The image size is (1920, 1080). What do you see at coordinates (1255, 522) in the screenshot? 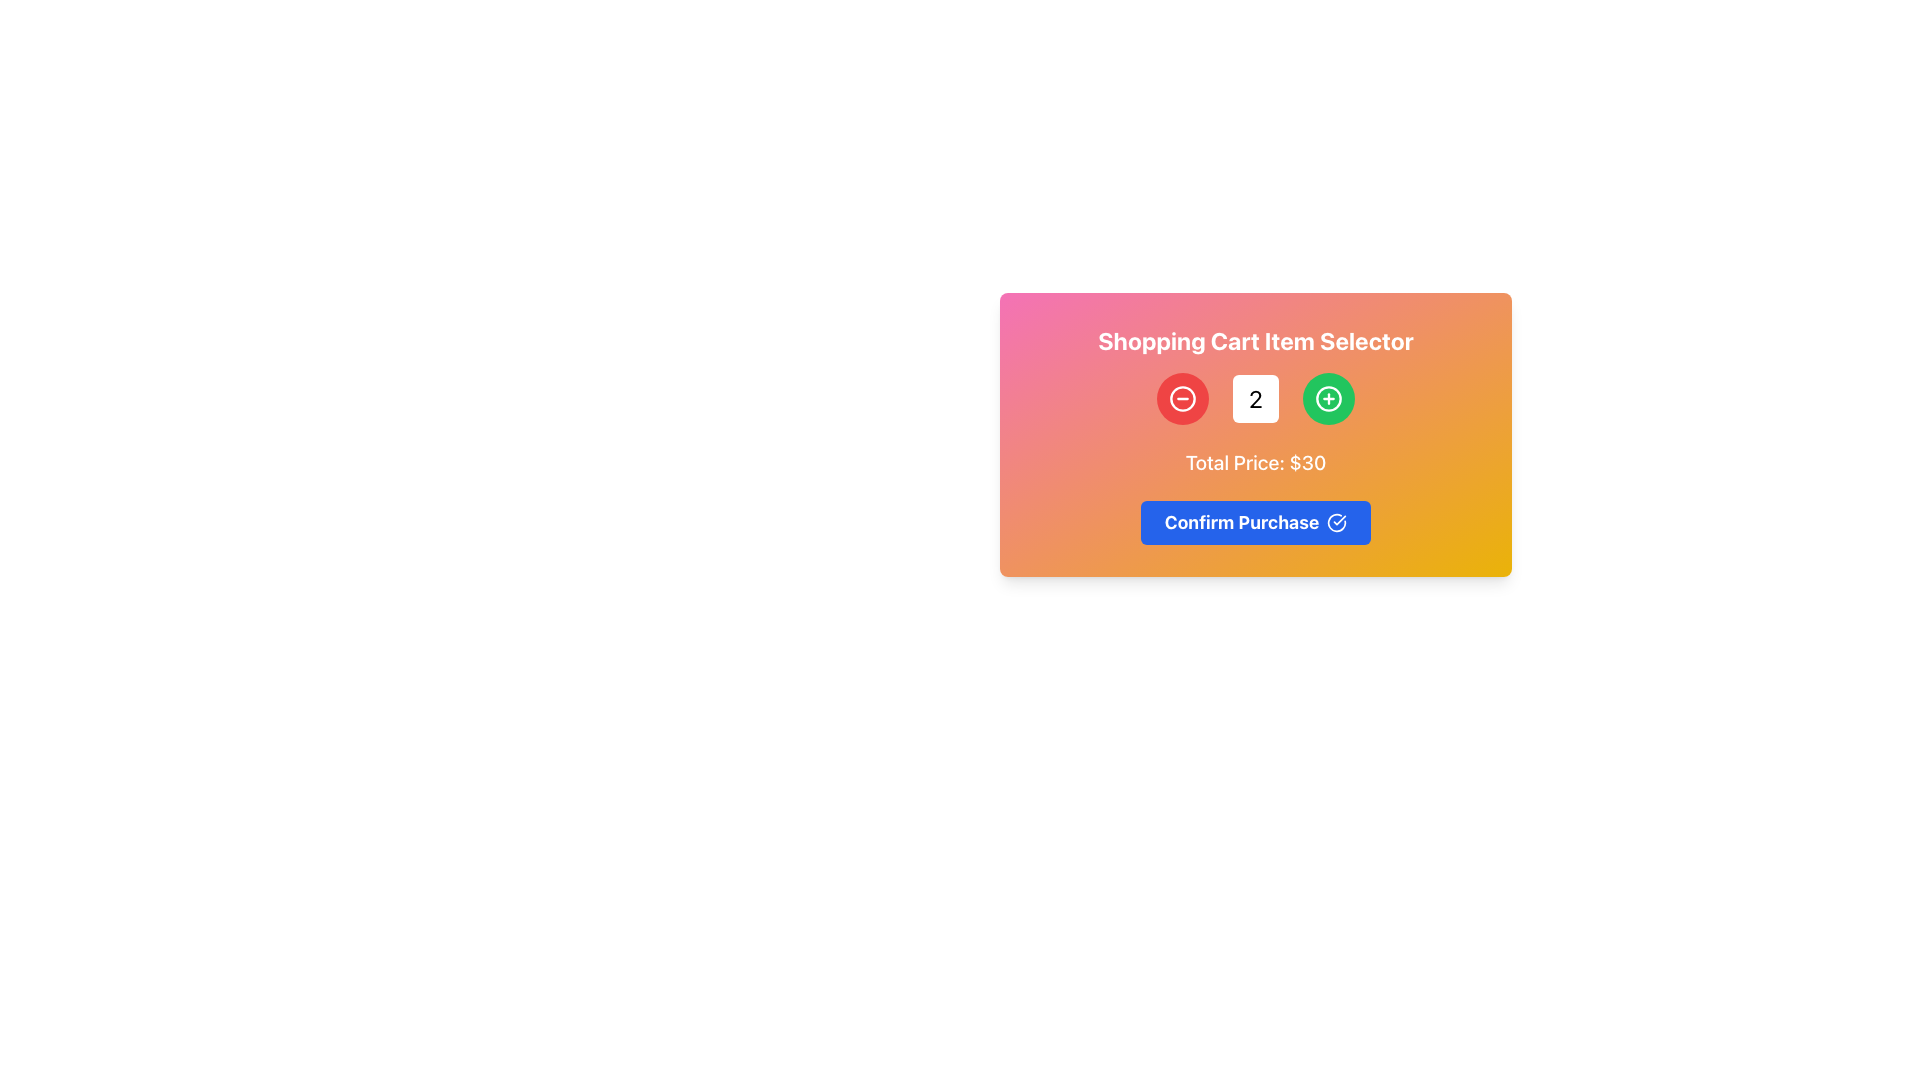
I see `the rectangular blue 'Confirm Purchase' button with white bold text and a circular checkmark icon` at bounding box center [1255, 522].